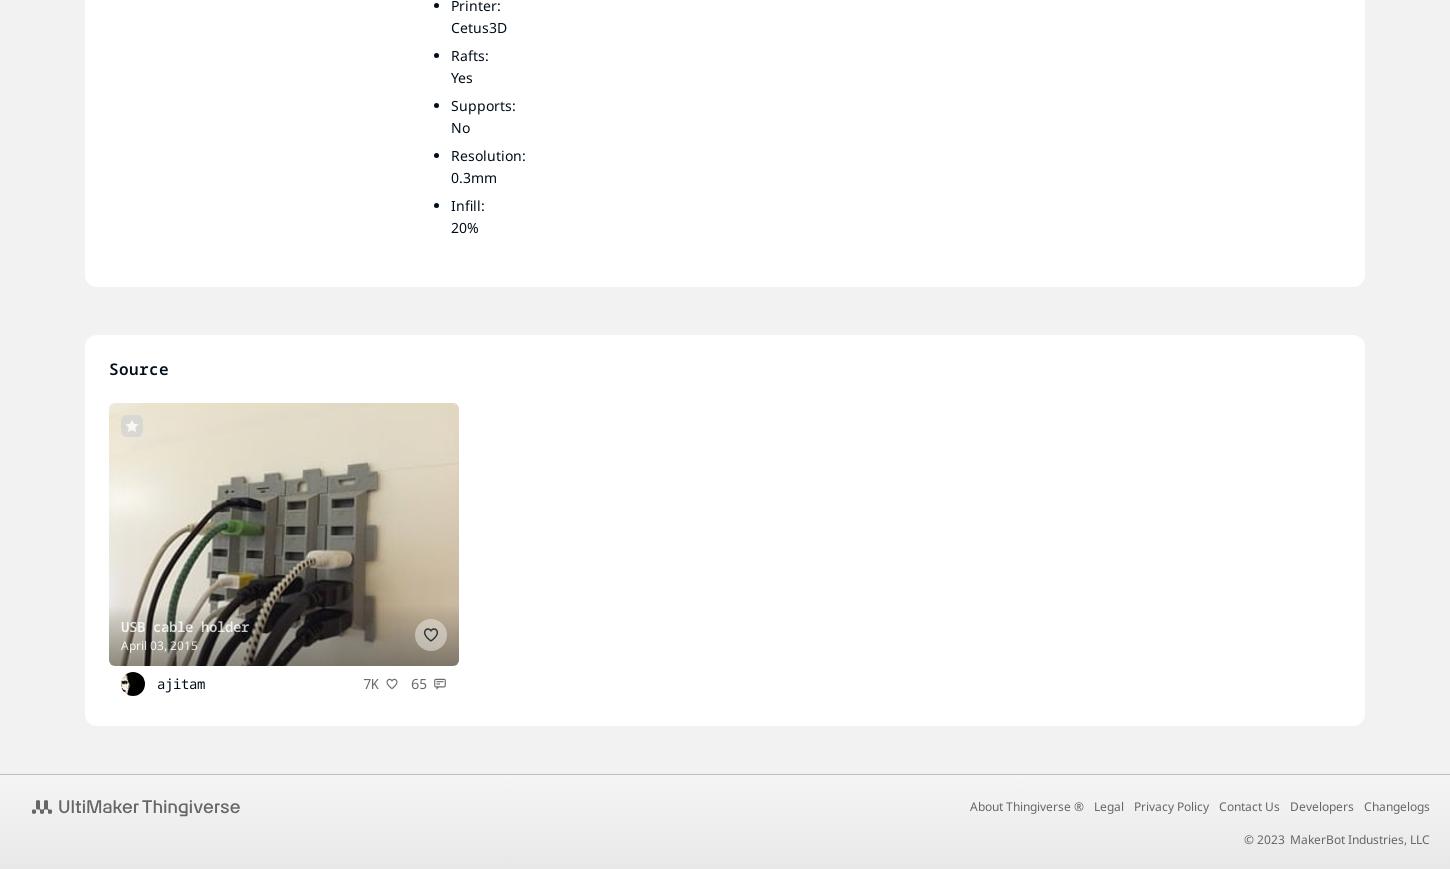 This screenshot has height=869, width=1450. What do you see at coordinates (464, 226) in the screenshot?
I see `'20%'` at bounding box center [464, 226].